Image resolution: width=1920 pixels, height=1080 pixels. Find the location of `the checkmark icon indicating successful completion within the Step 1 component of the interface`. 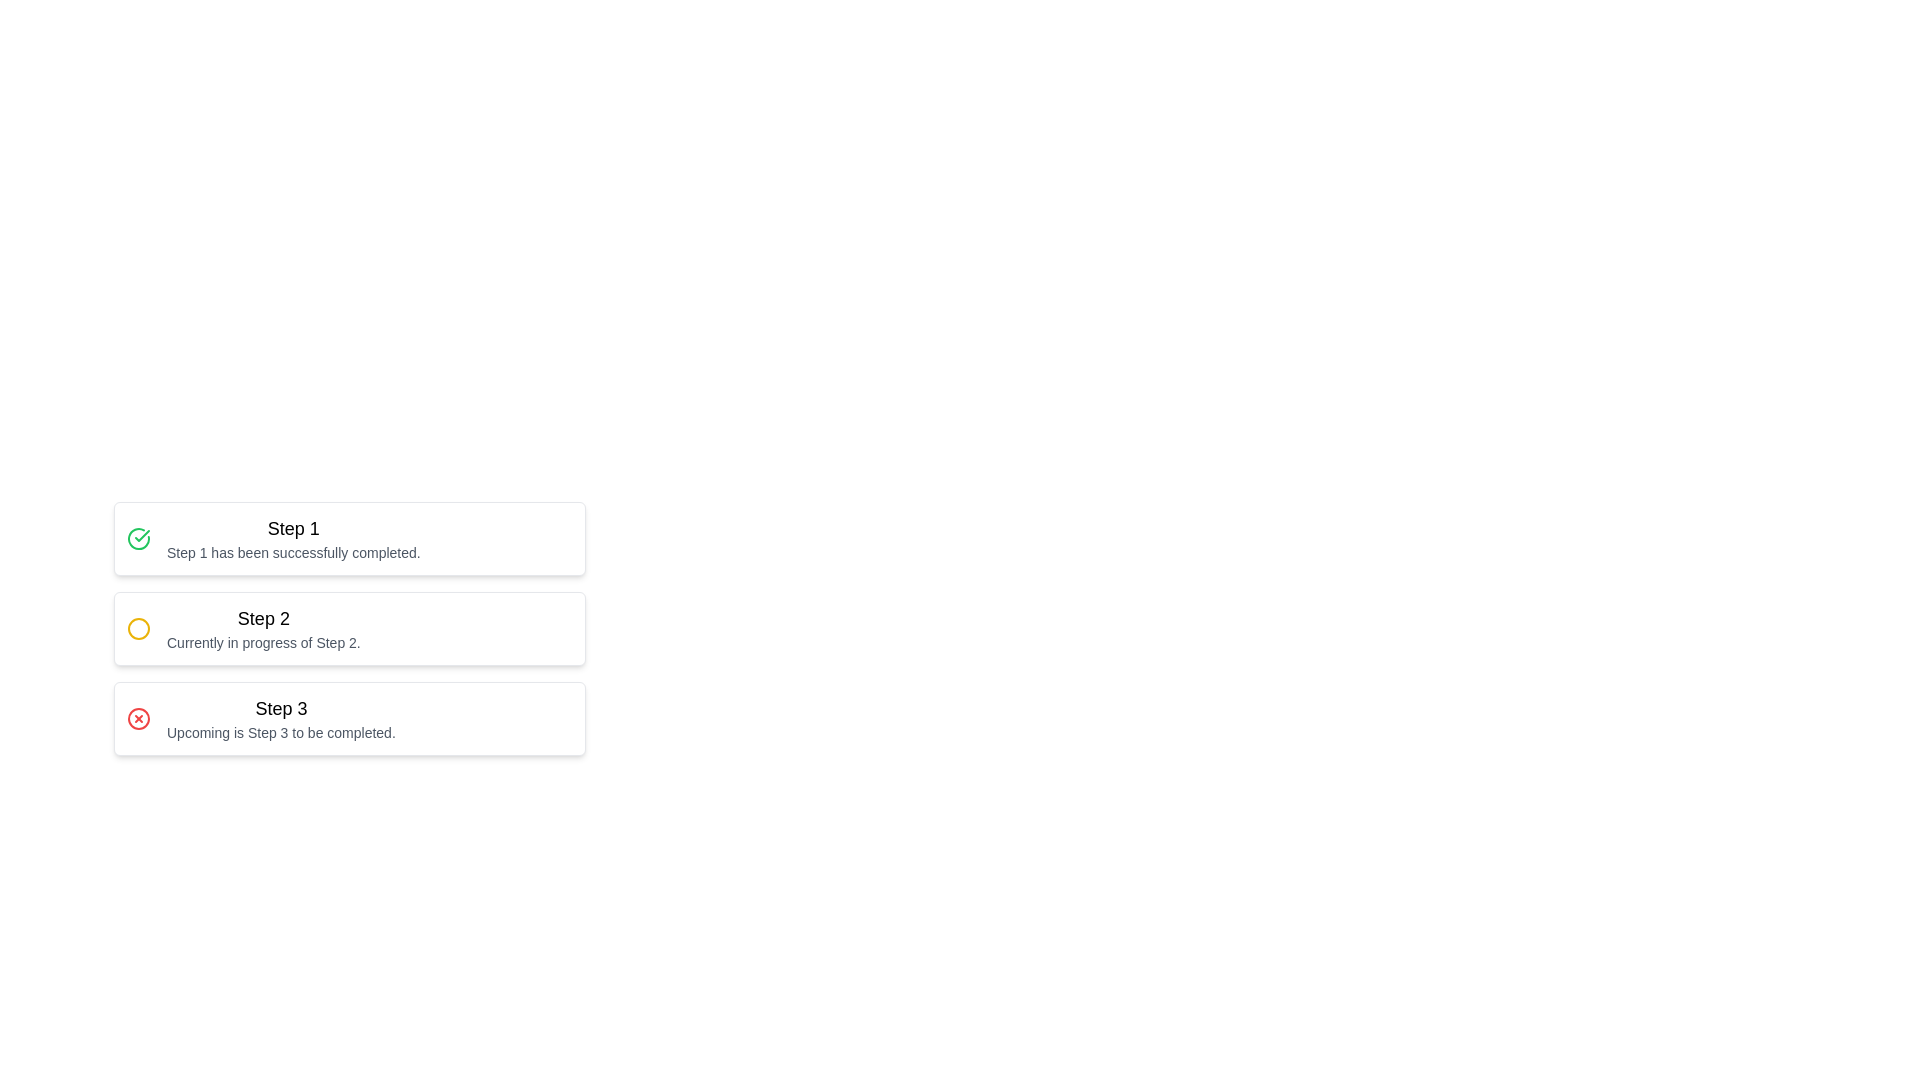

the checkmark icon indicating successful completion within the Step 1 component of the interface is located at coordinates (141, 535).